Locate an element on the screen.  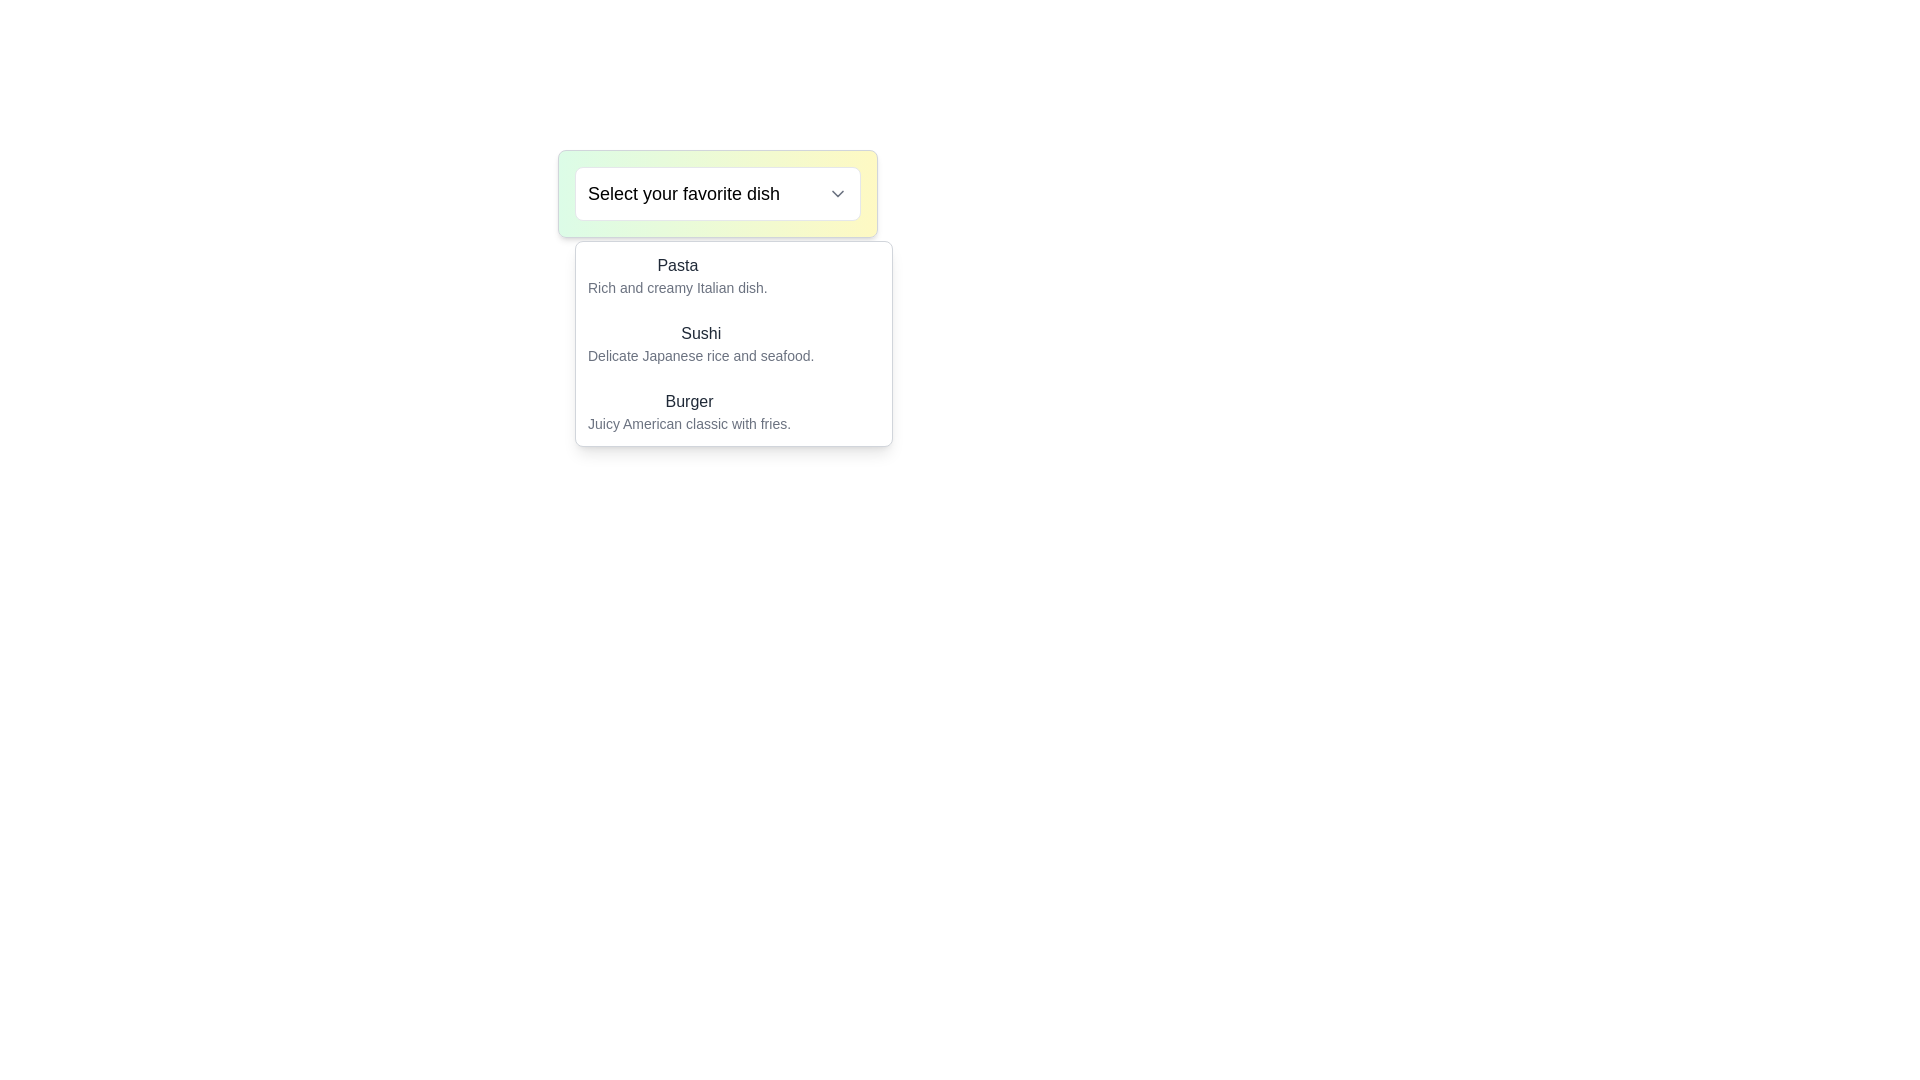
the downward-pointing chevron icon in the dropdown menu labeled 'Select your favorite dish' is located at coordinates (838, 193).